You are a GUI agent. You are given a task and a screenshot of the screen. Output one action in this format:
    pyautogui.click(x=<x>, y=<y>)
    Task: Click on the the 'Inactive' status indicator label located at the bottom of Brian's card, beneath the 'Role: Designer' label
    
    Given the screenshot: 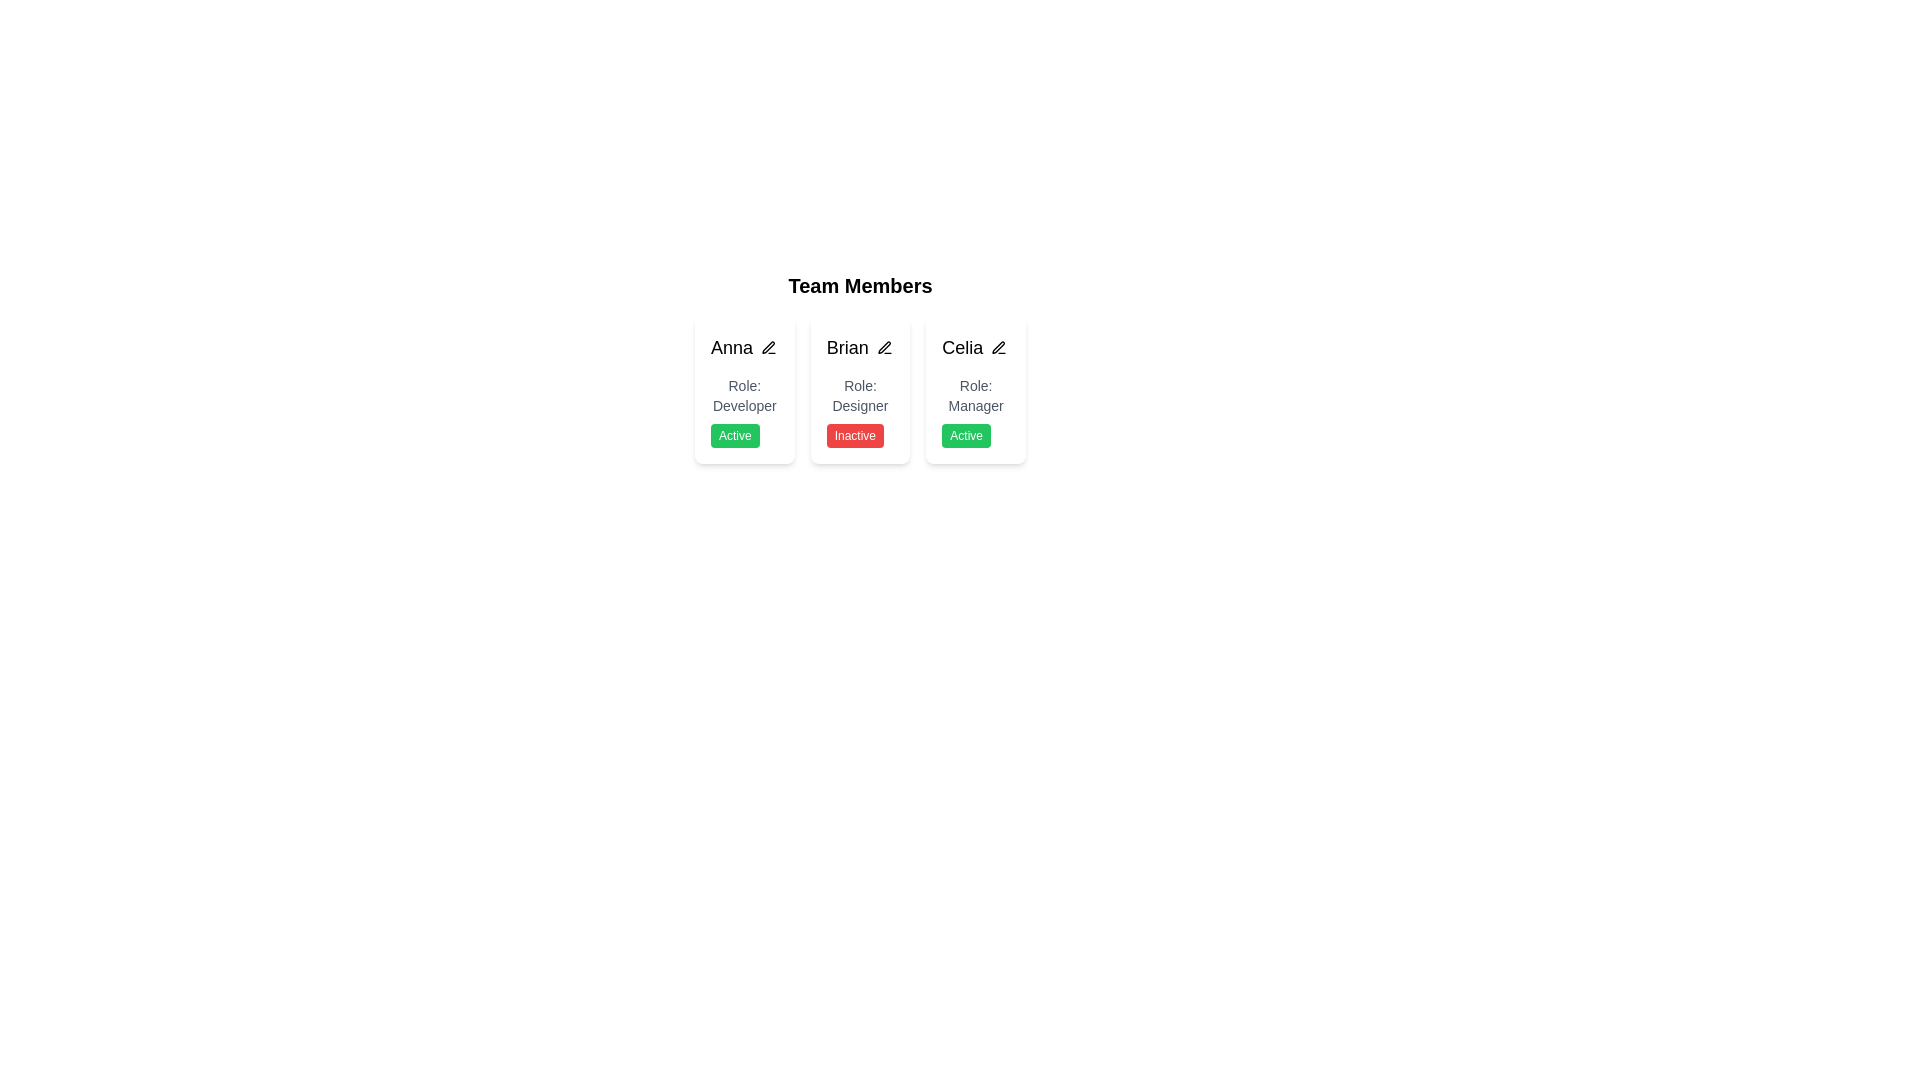 What is the action you would take?
    pyautogui.click(x=855, y=434)
    